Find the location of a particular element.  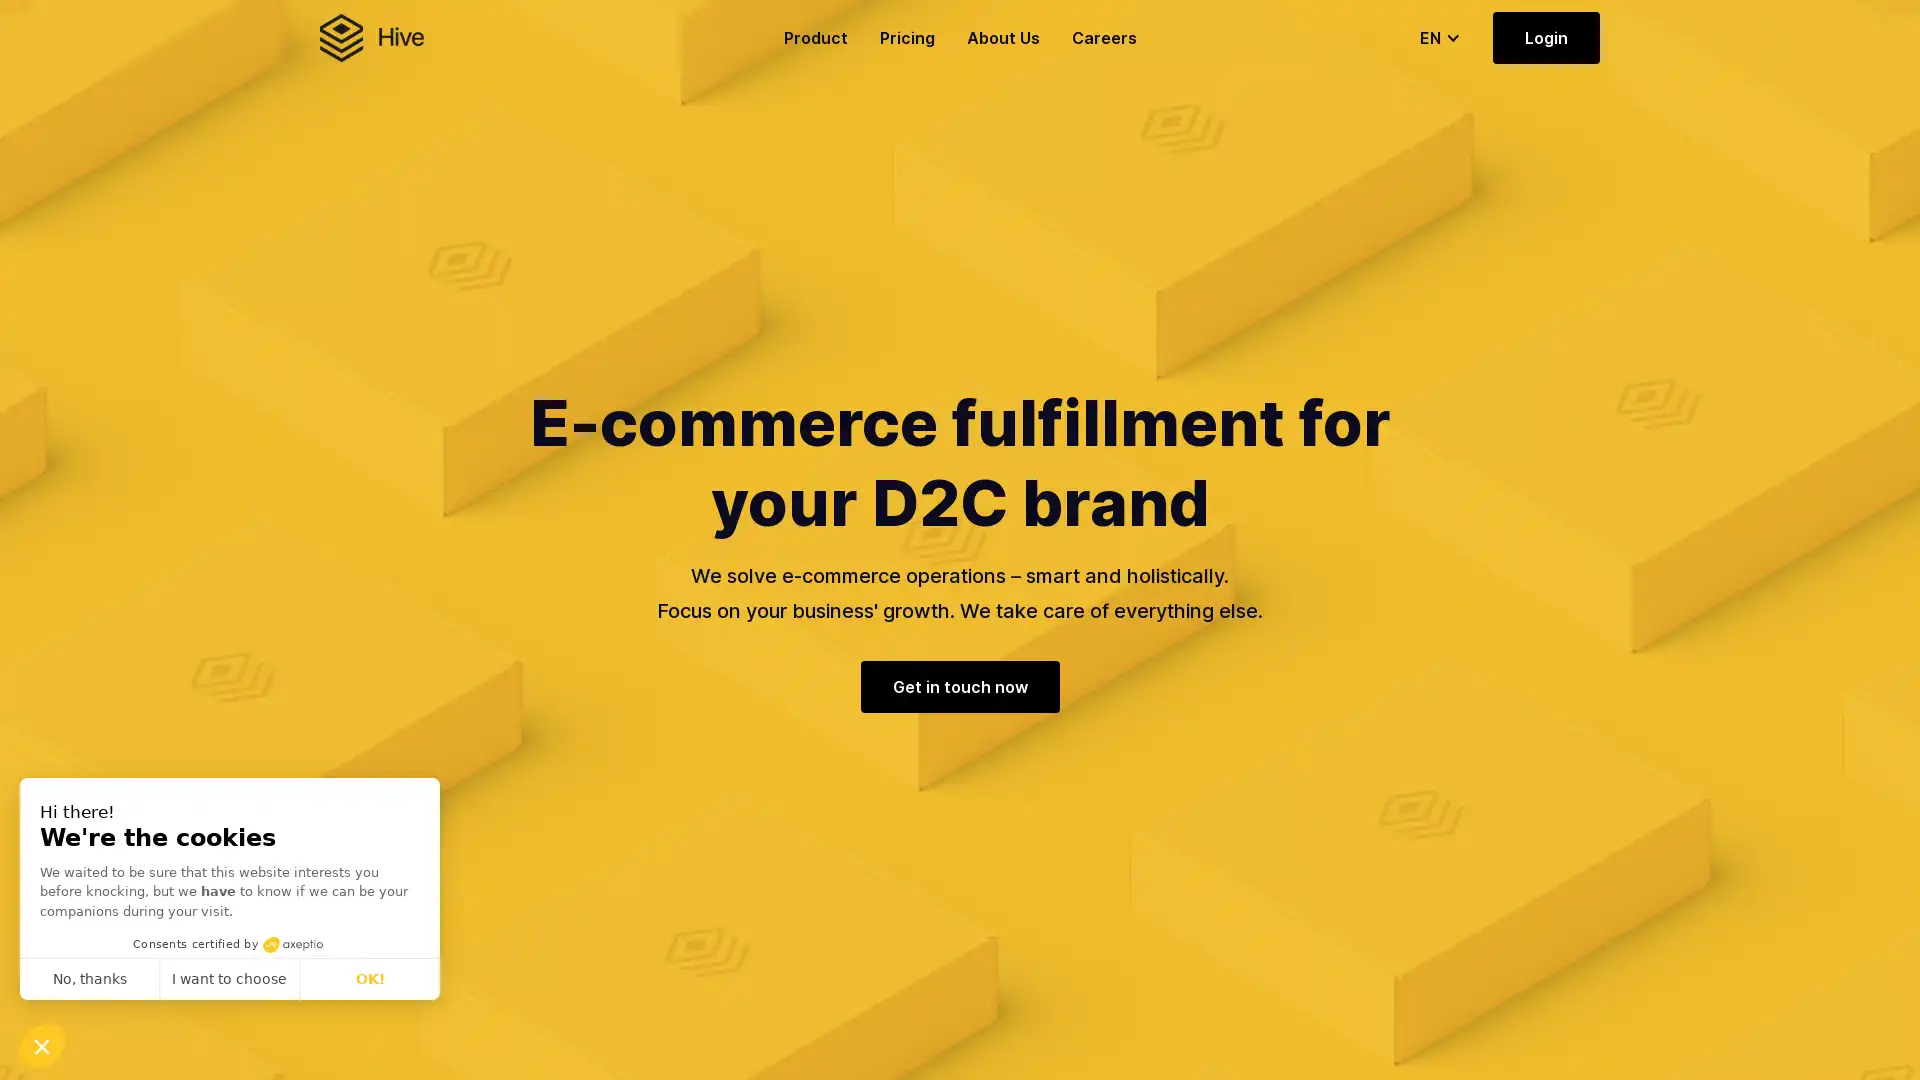

Continue and decide later is located at coordinates (42, 1044).